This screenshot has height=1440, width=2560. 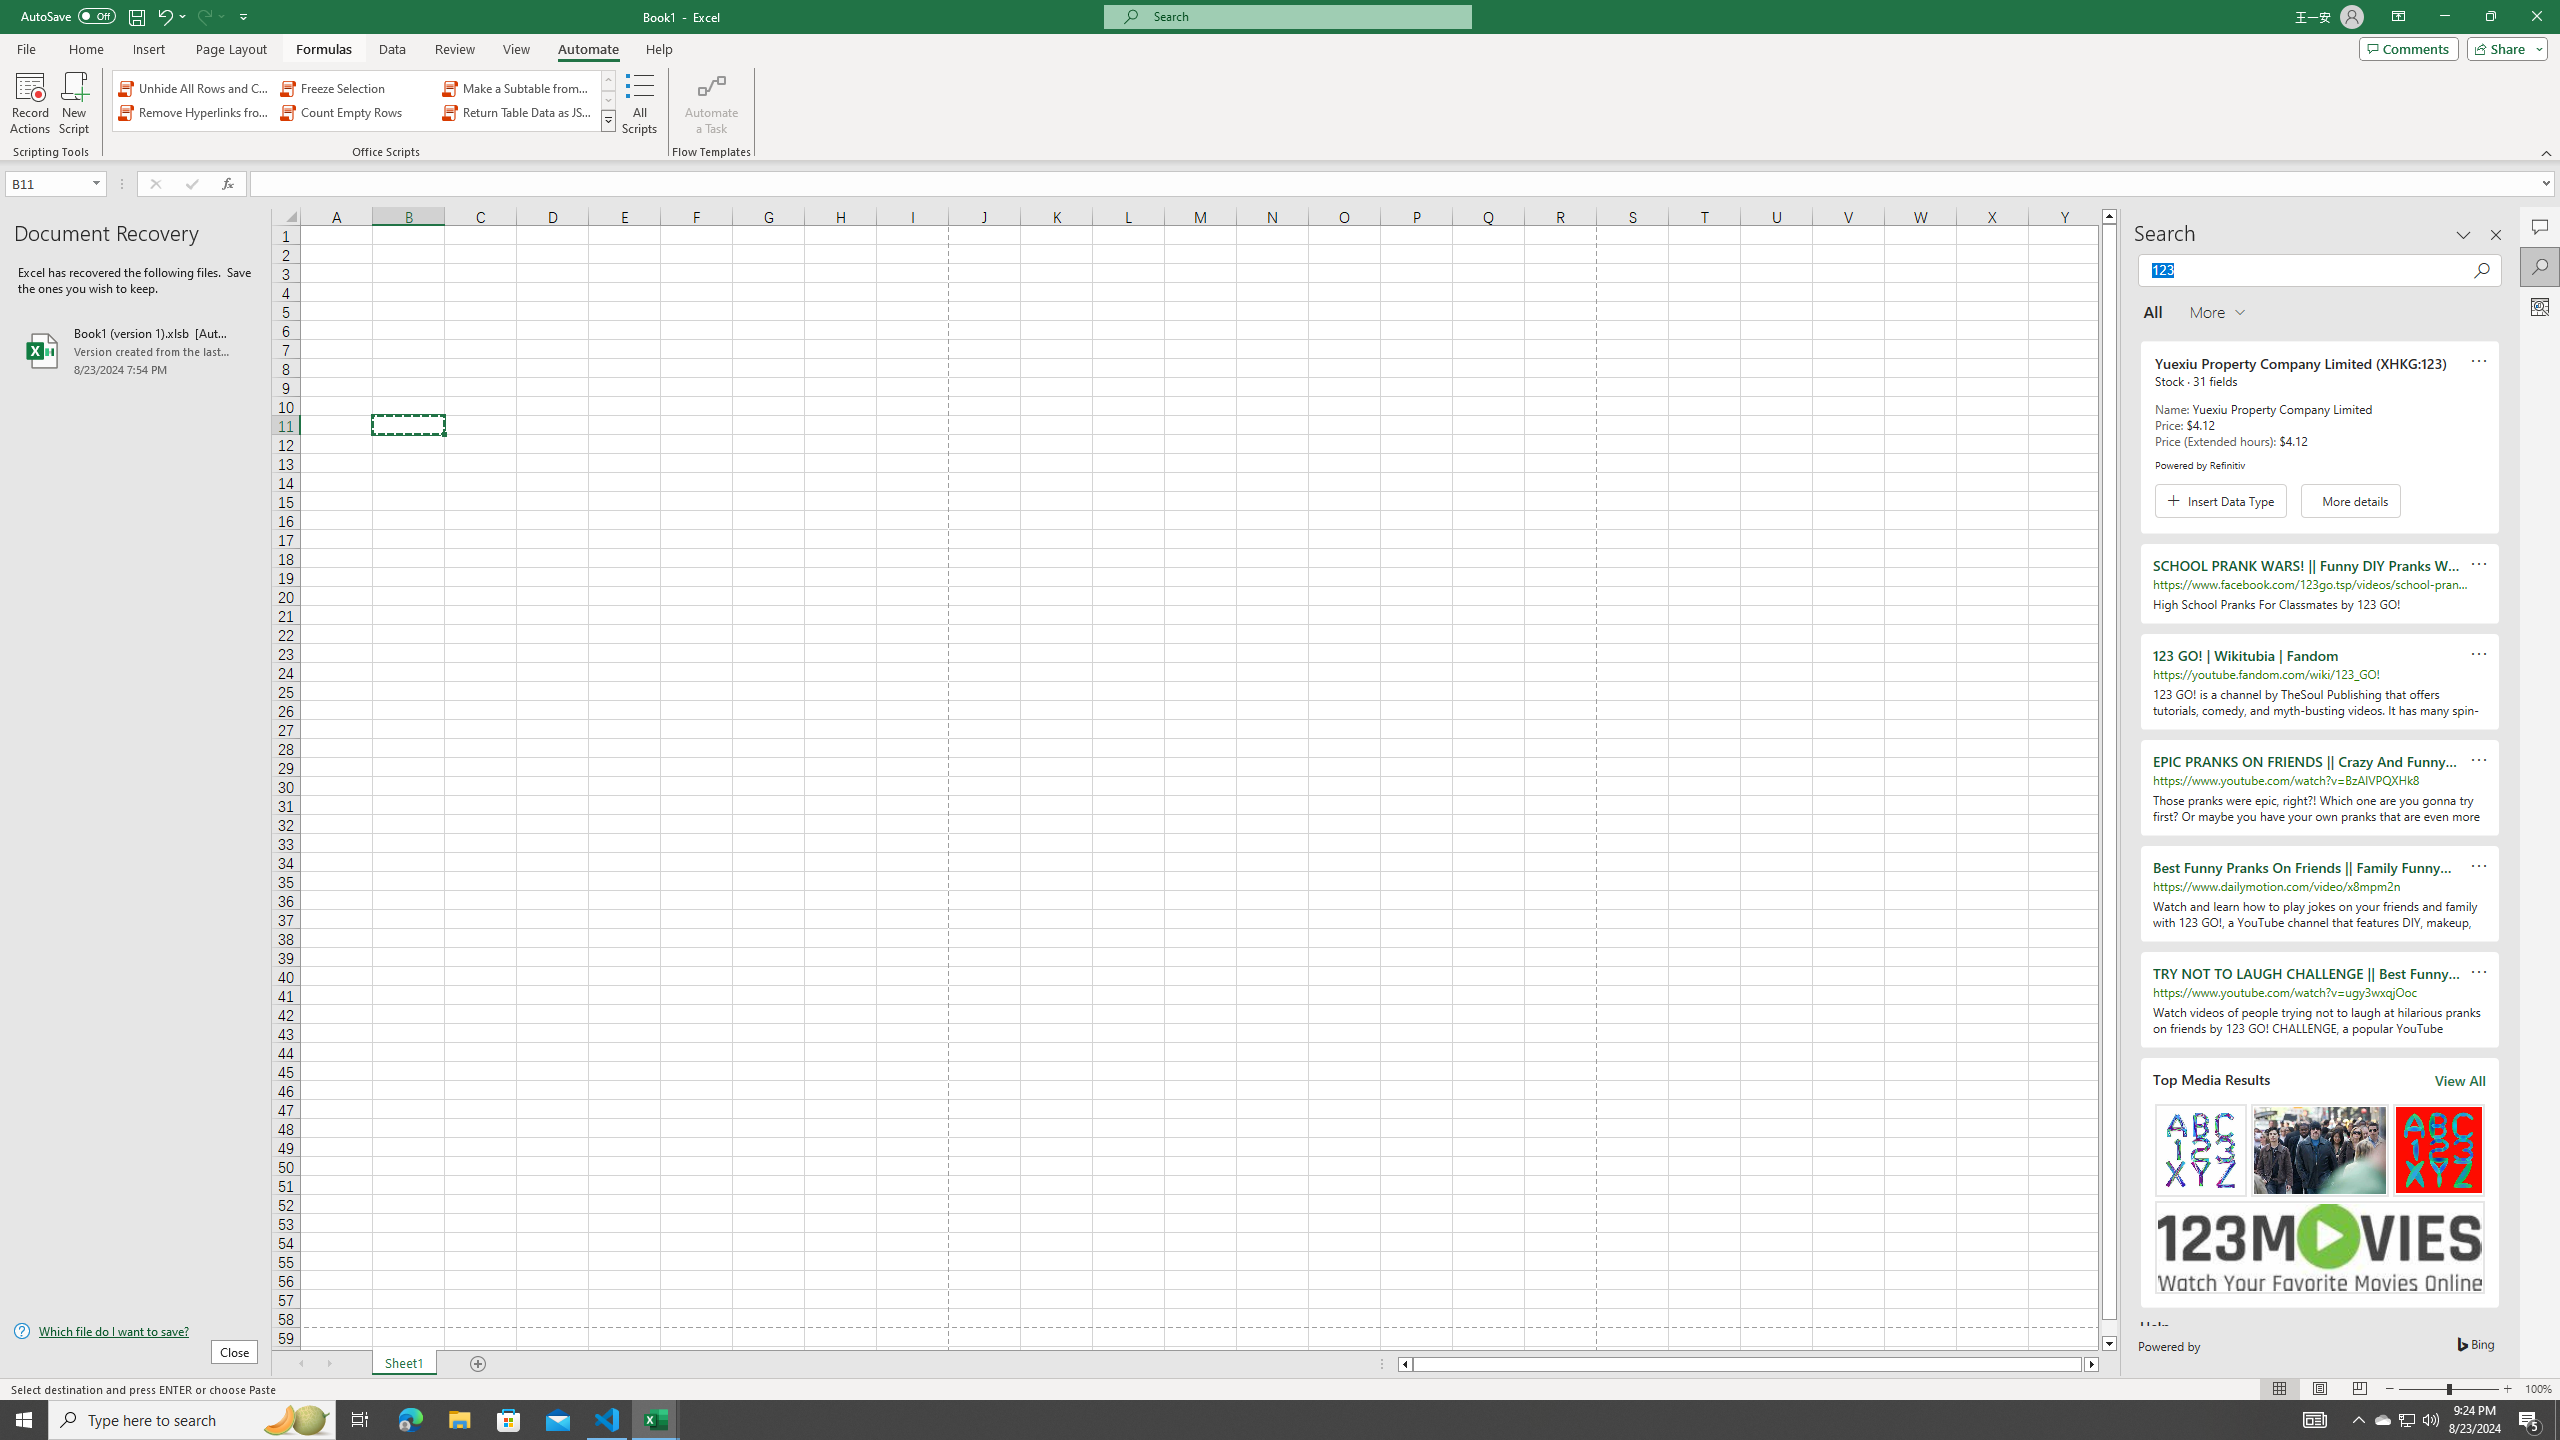 What do you see at coordinates (517, 112) in the screenshot?
I see `'Return Table Data as JSON'` at bounding box center [517, 112].